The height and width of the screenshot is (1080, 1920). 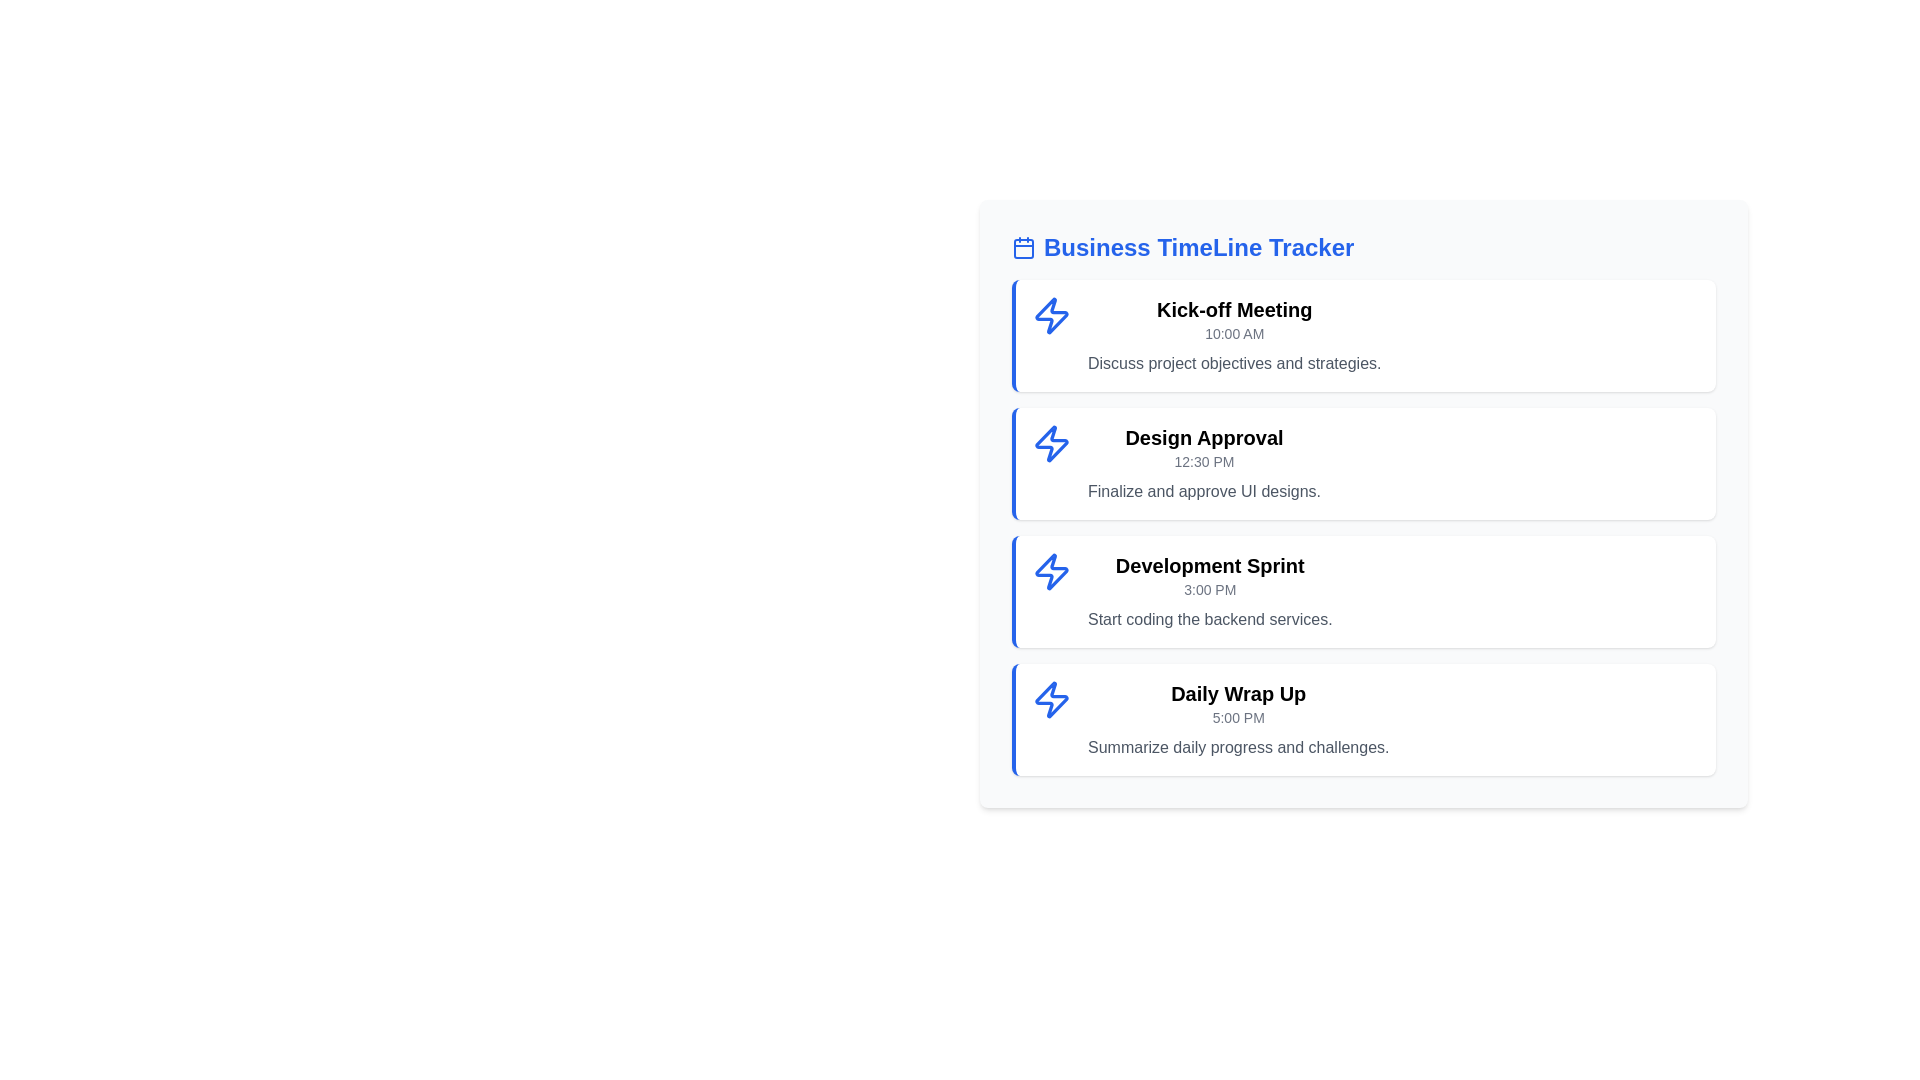 I want to click on the second item in the 'Business TimeLine Tracker' list, which displays a scheduled task or event with its title, timestamp, and description, so click(x=1203, y=463).